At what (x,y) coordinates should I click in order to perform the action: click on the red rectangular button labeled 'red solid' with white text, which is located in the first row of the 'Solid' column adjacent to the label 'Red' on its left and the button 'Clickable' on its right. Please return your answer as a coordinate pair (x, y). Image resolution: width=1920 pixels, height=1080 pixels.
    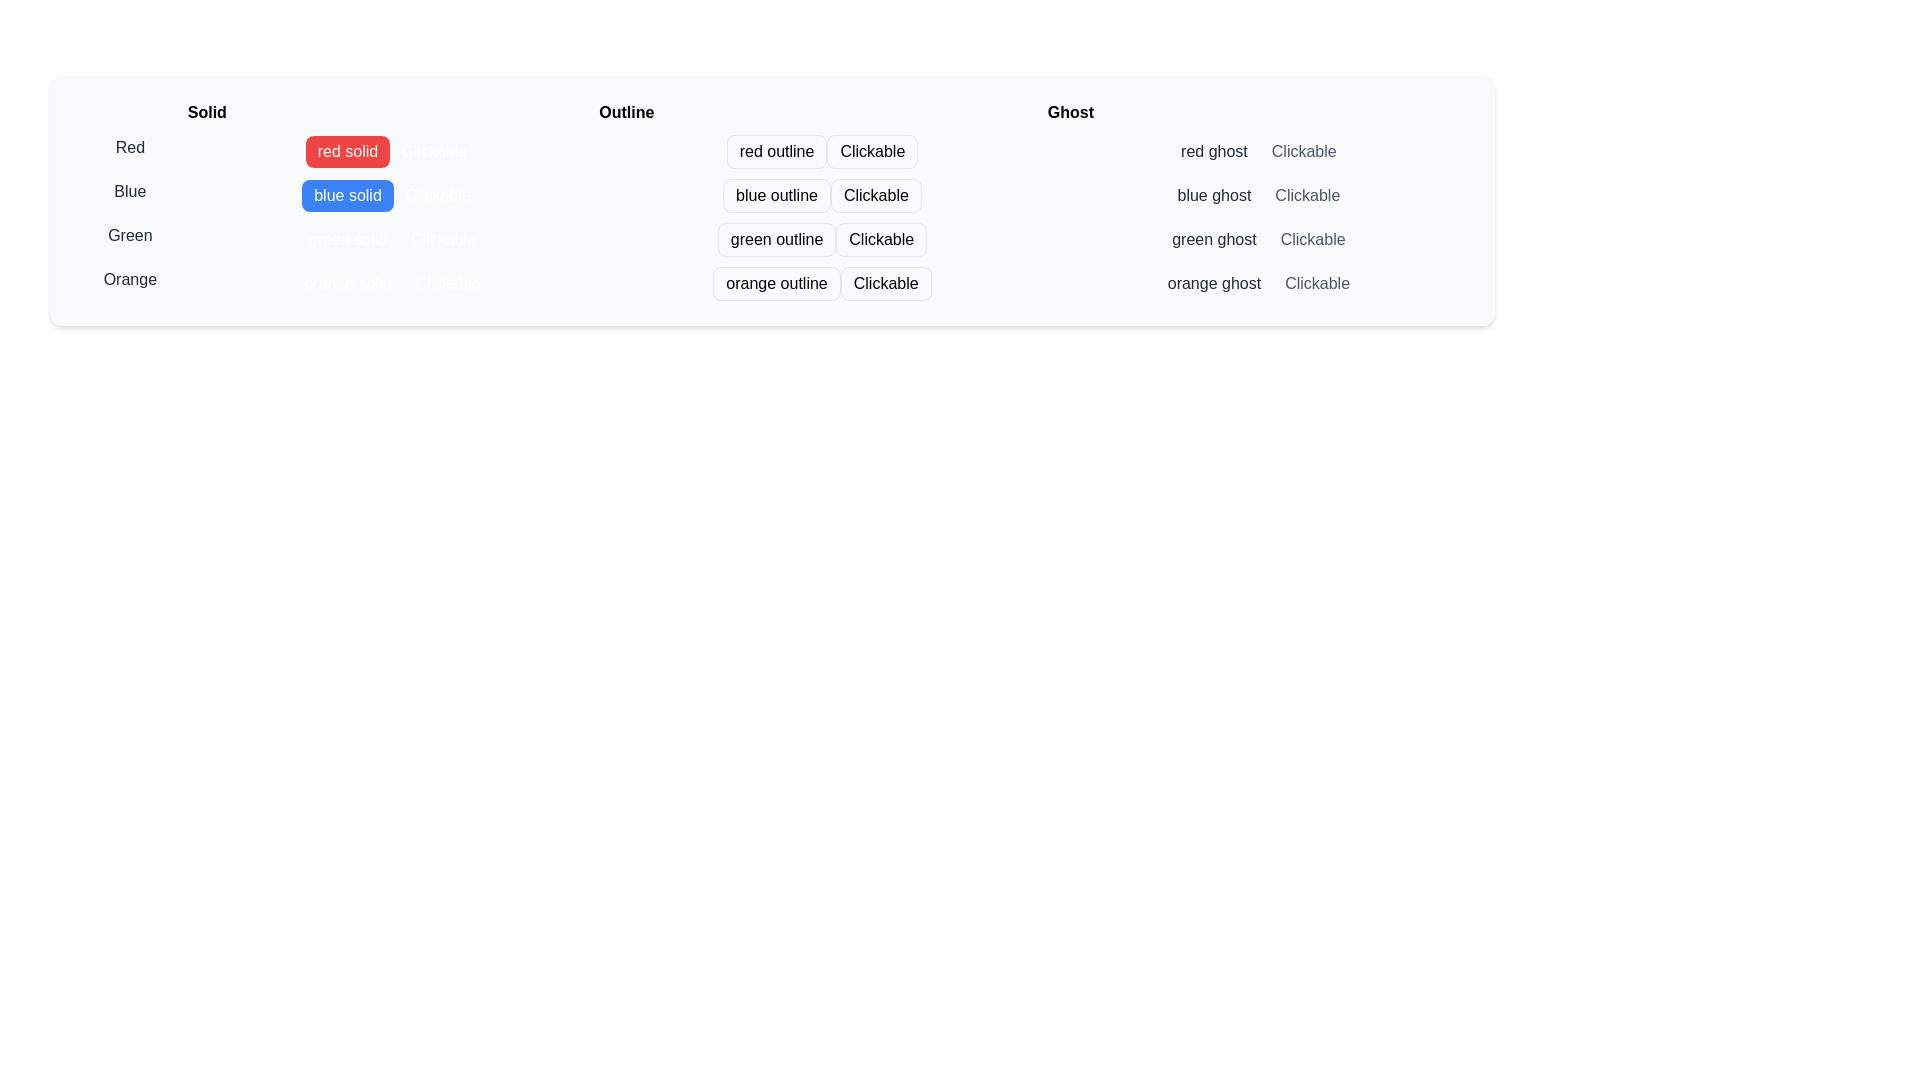
    Looking at the image, I should click on (347, 150).